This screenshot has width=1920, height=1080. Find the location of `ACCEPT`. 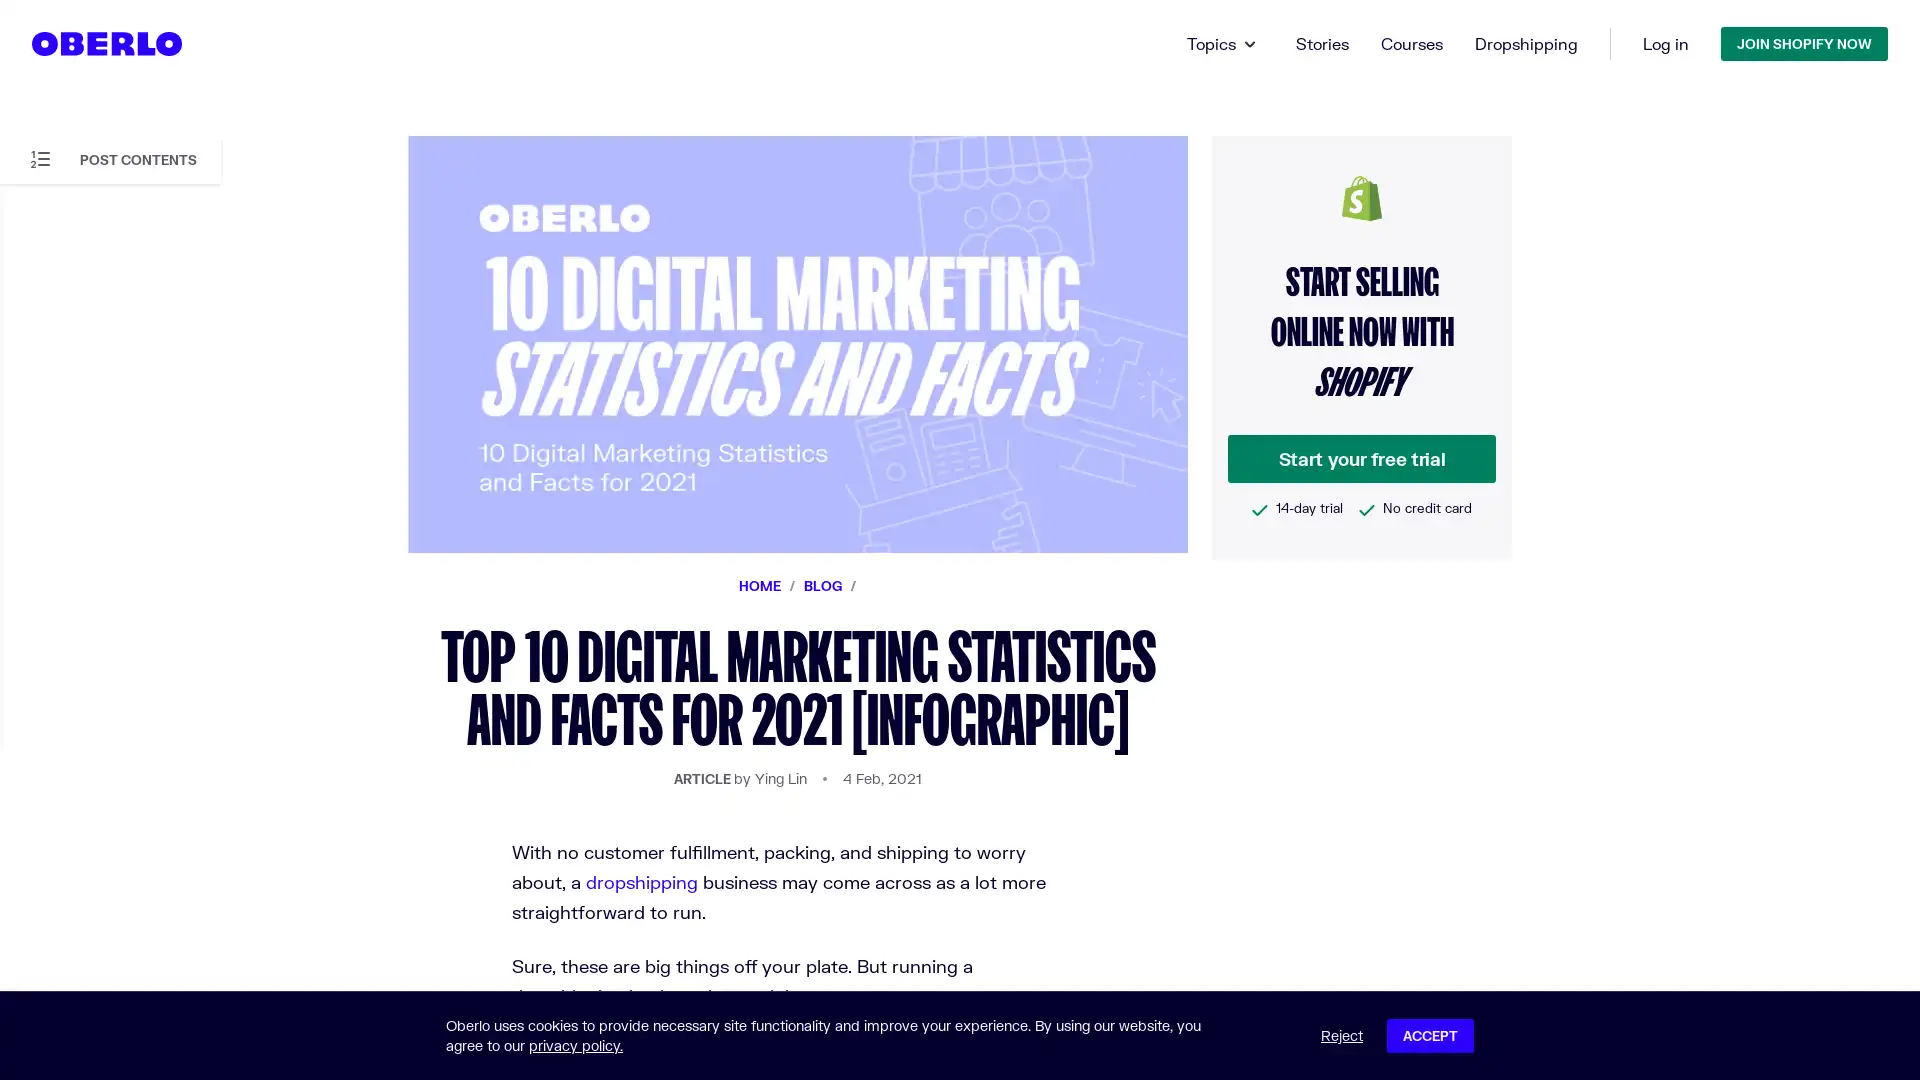

ACCEPT is located at coordinates (1429, 1035).